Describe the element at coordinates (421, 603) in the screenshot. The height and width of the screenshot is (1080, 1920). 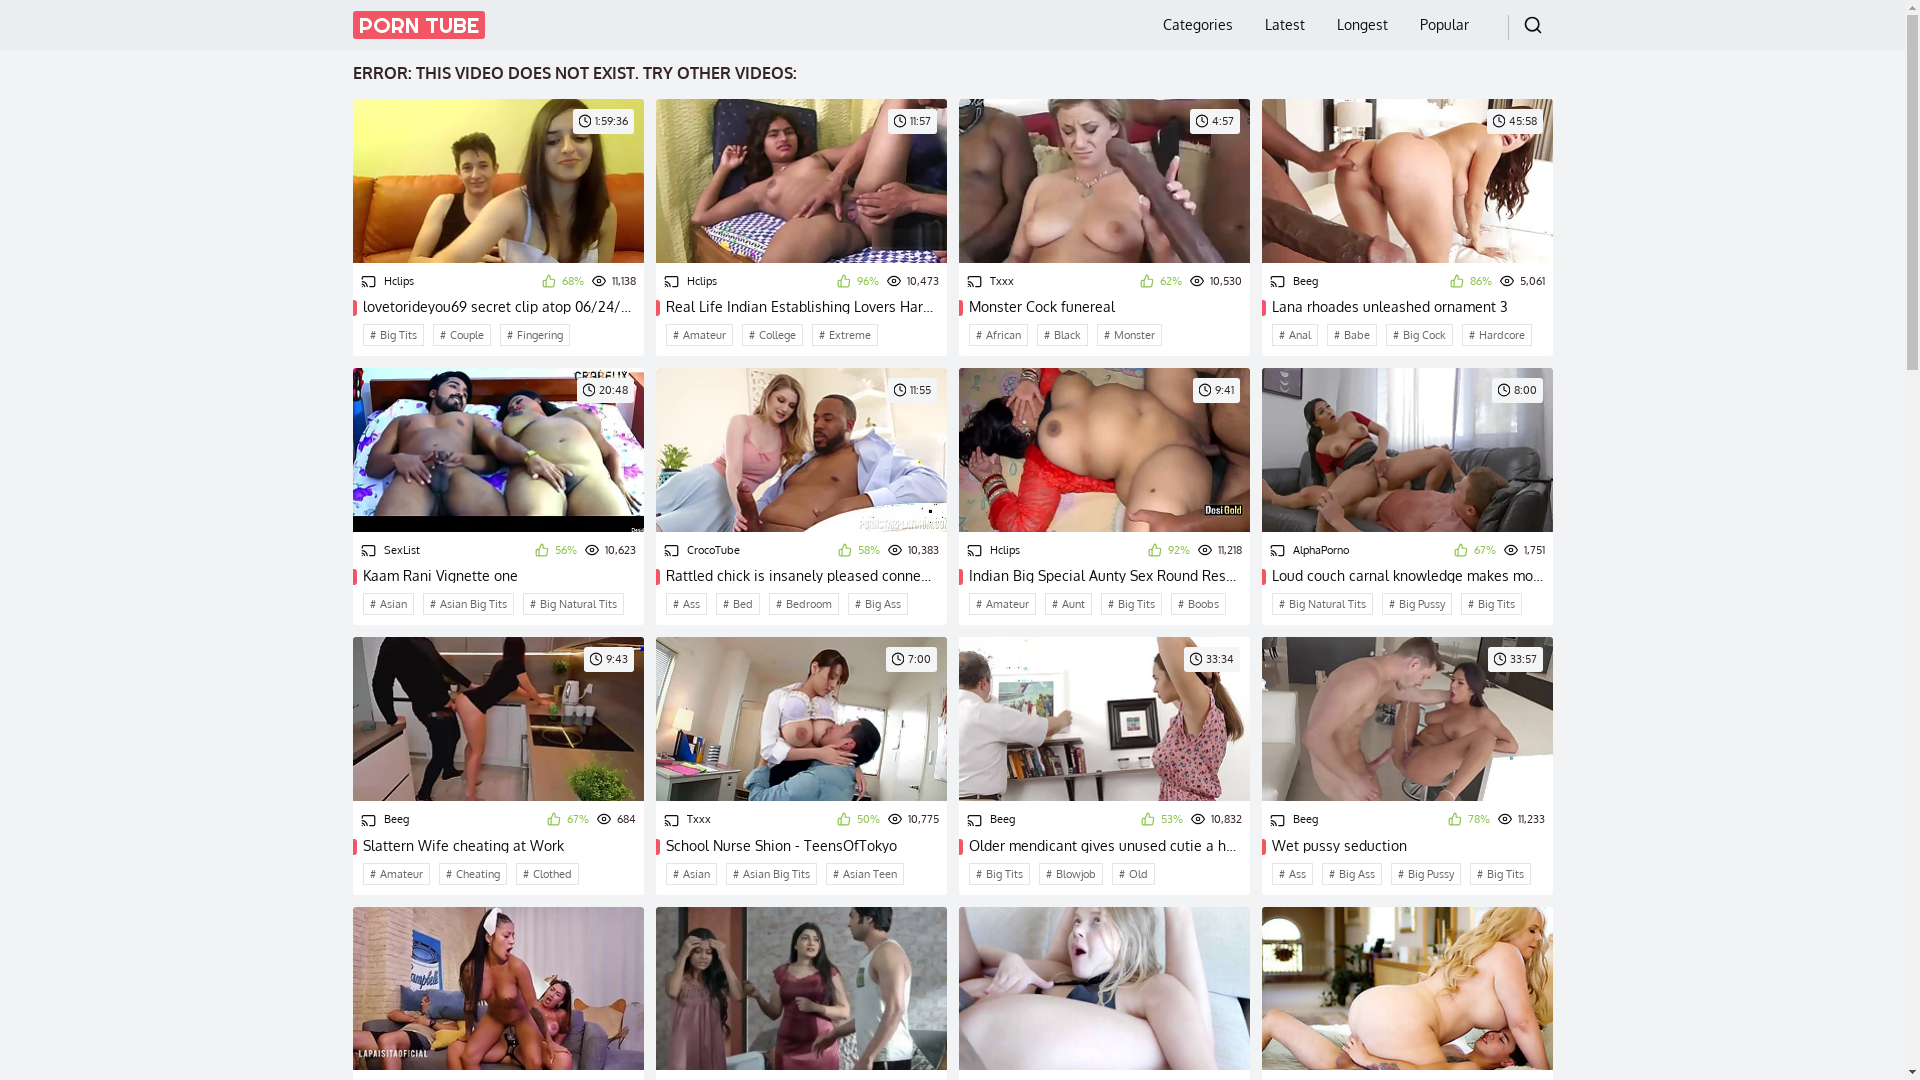
I see `'Asian Big Tits'` at that location.